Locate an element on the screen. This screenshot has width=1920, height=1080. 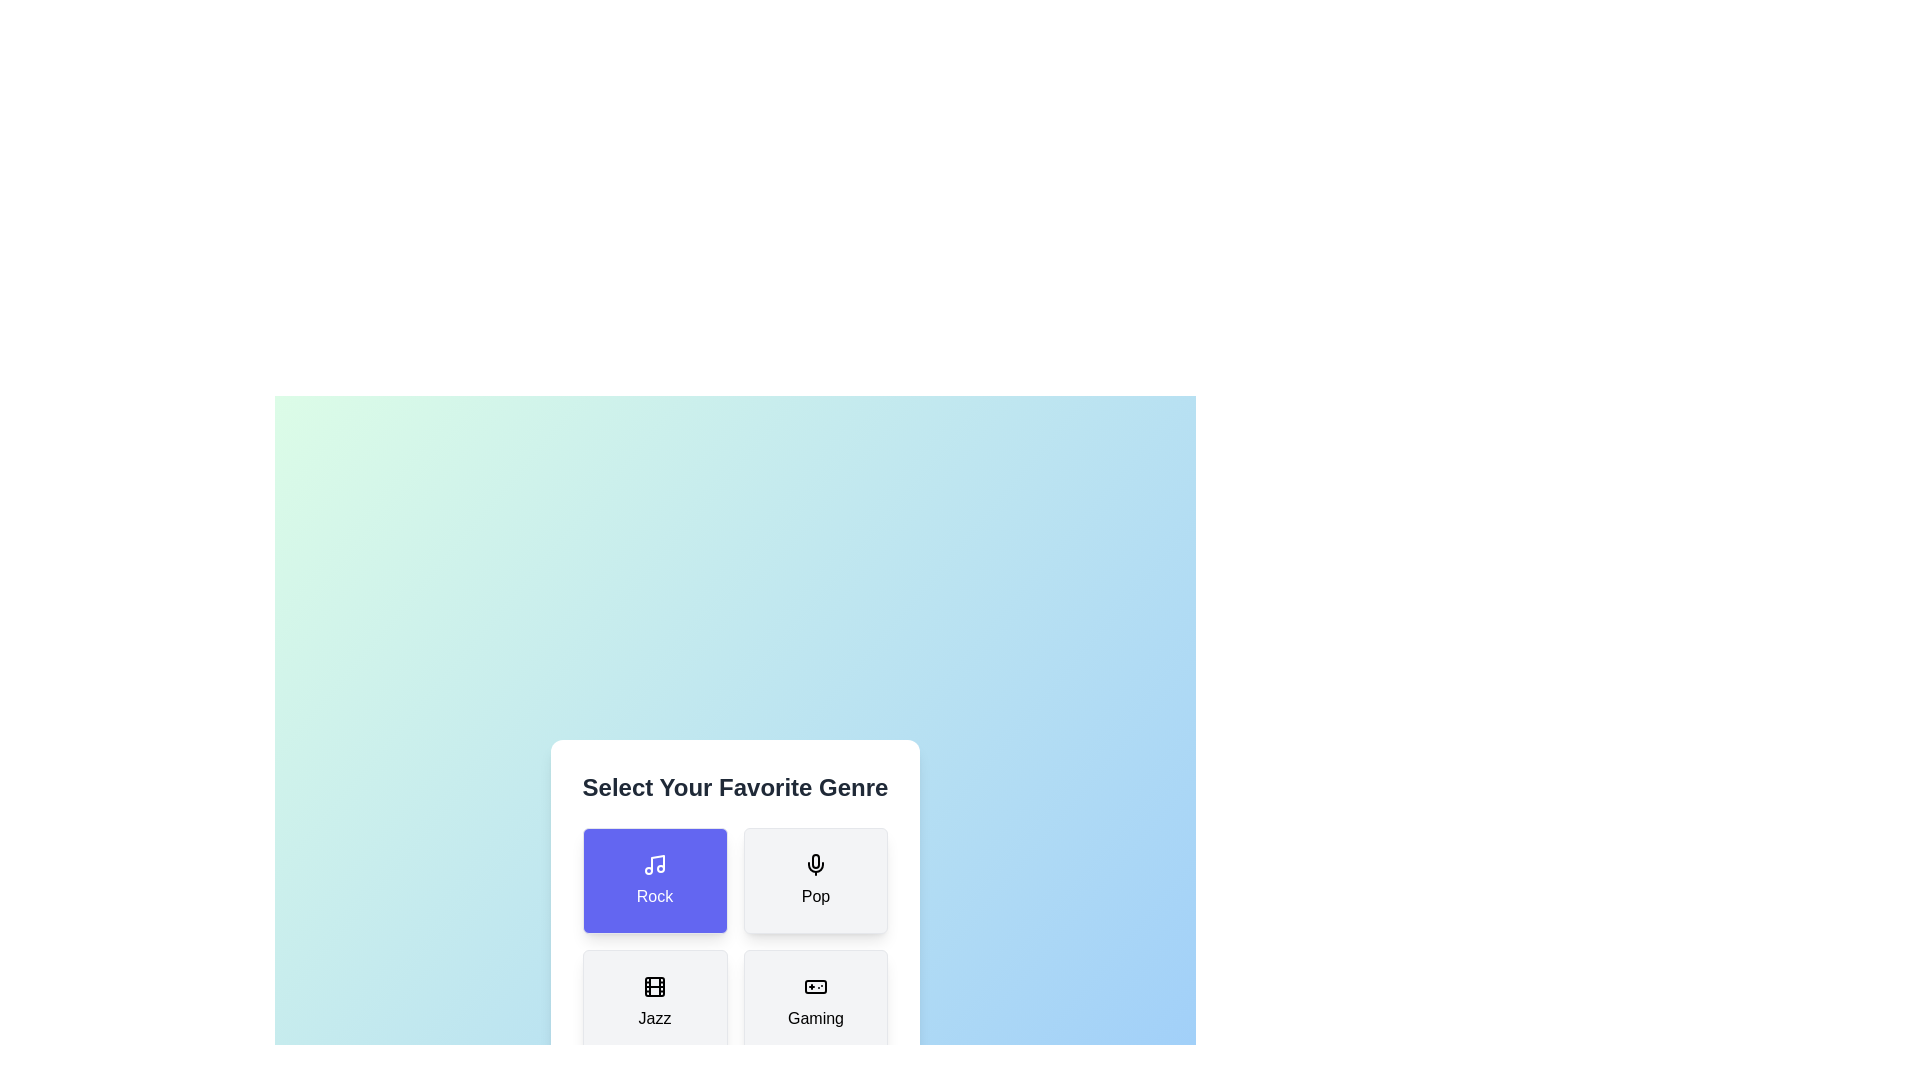
the jazz button to observe its hover effect is located at coordinates (654, 1002).